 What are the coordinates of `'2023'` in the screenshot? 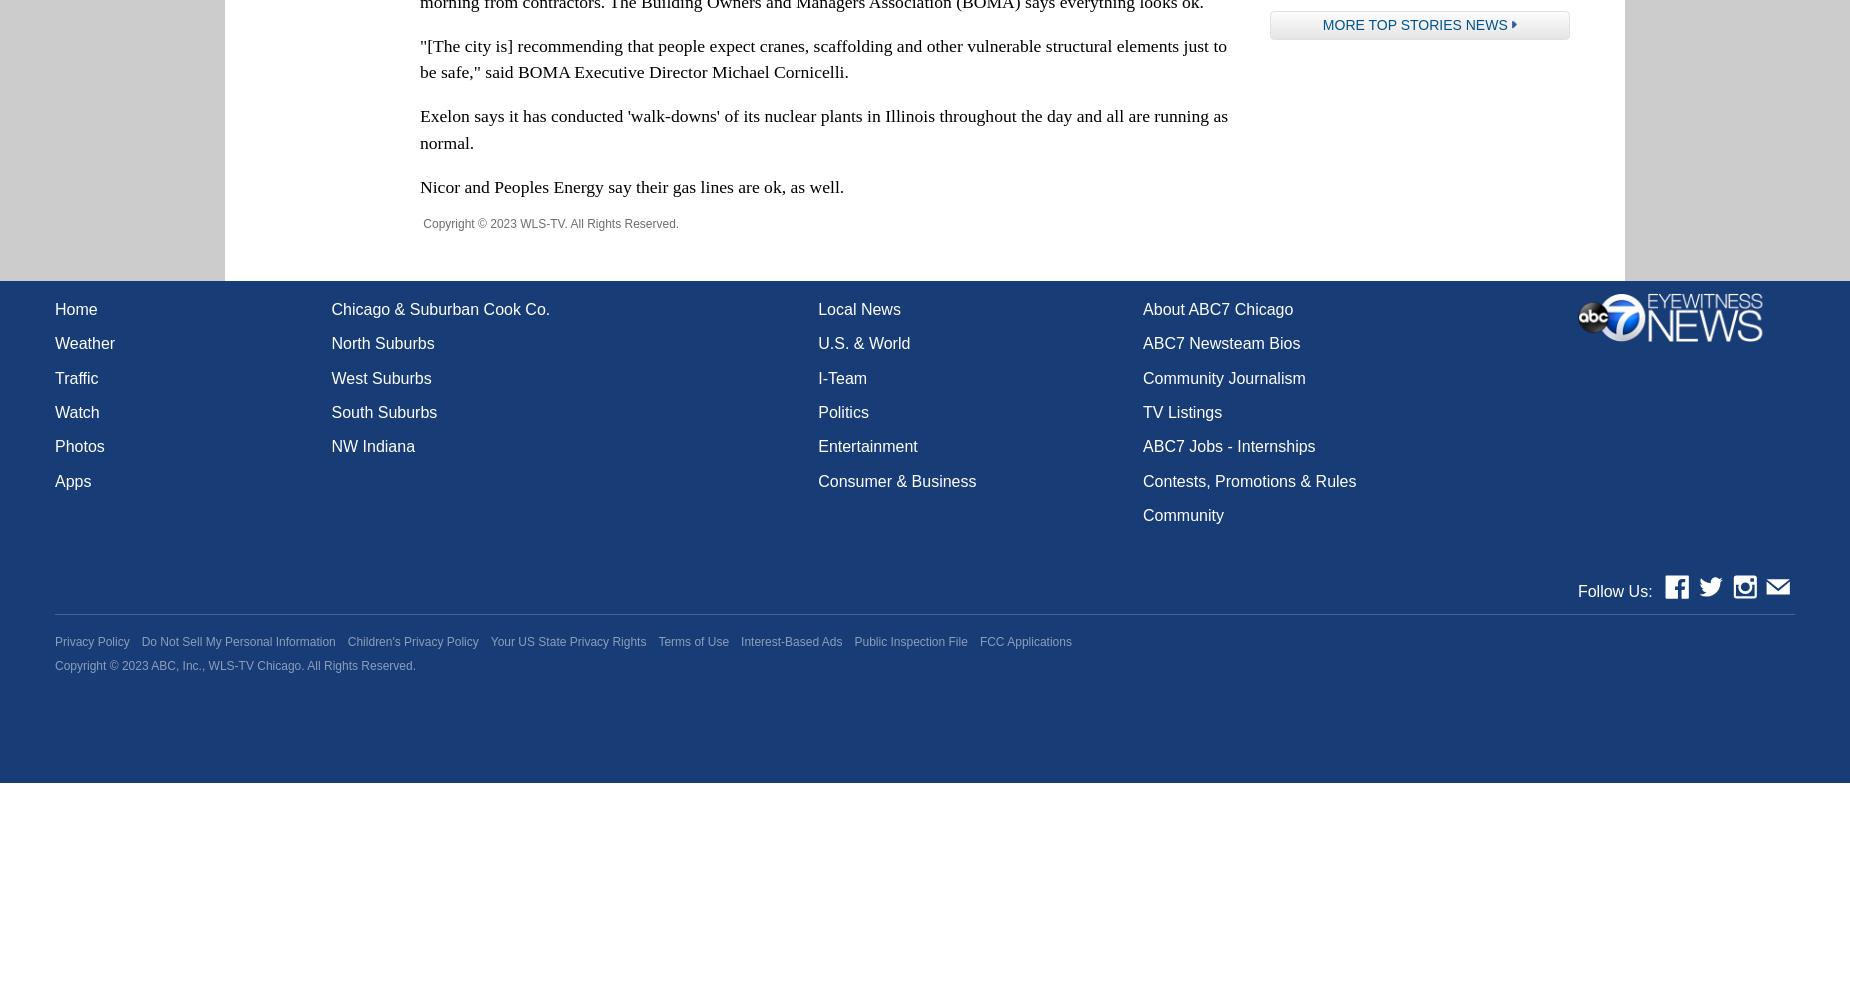 It's located at (133, 665).